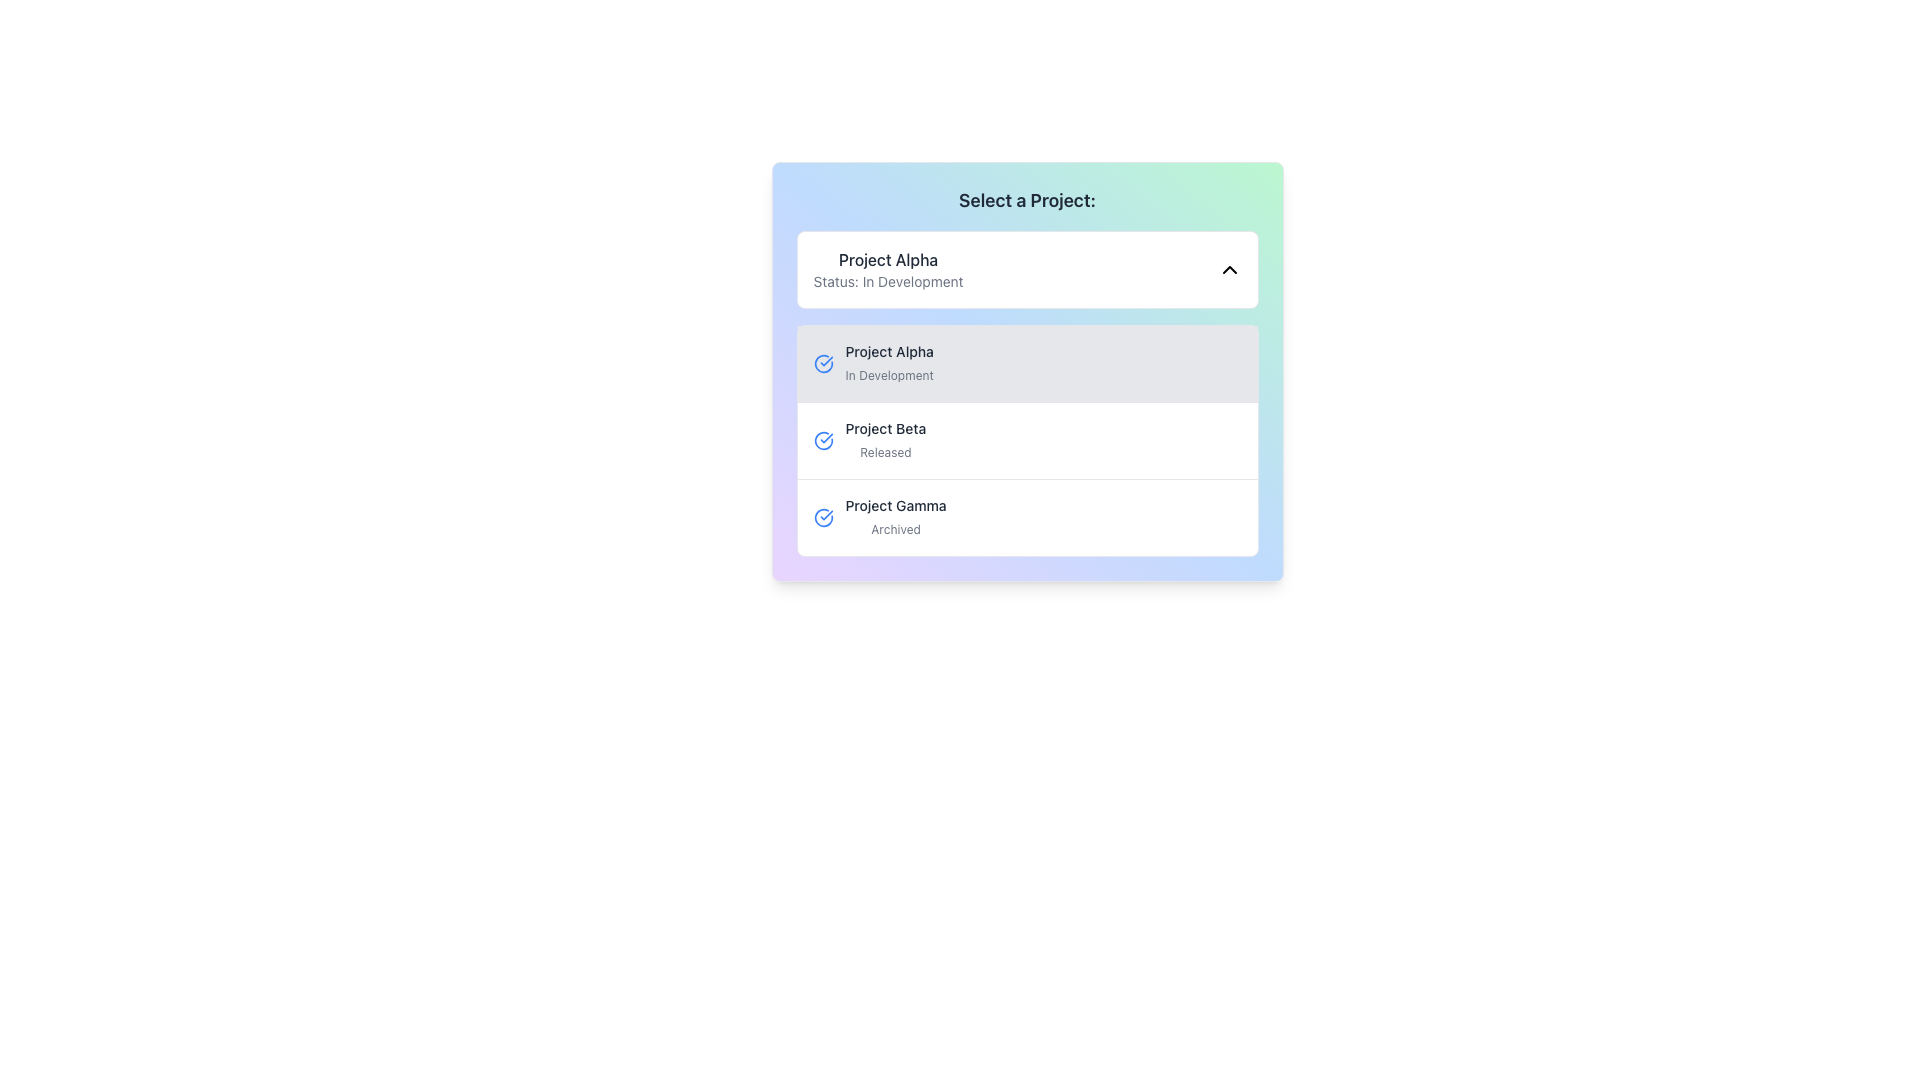 Image resolution: width=1920 pixels, height=1080 pixels. Describe the element at coordinates (1027, 439) in the screenshot. I see `the second project list item titled 'Project Beta'` at that location.